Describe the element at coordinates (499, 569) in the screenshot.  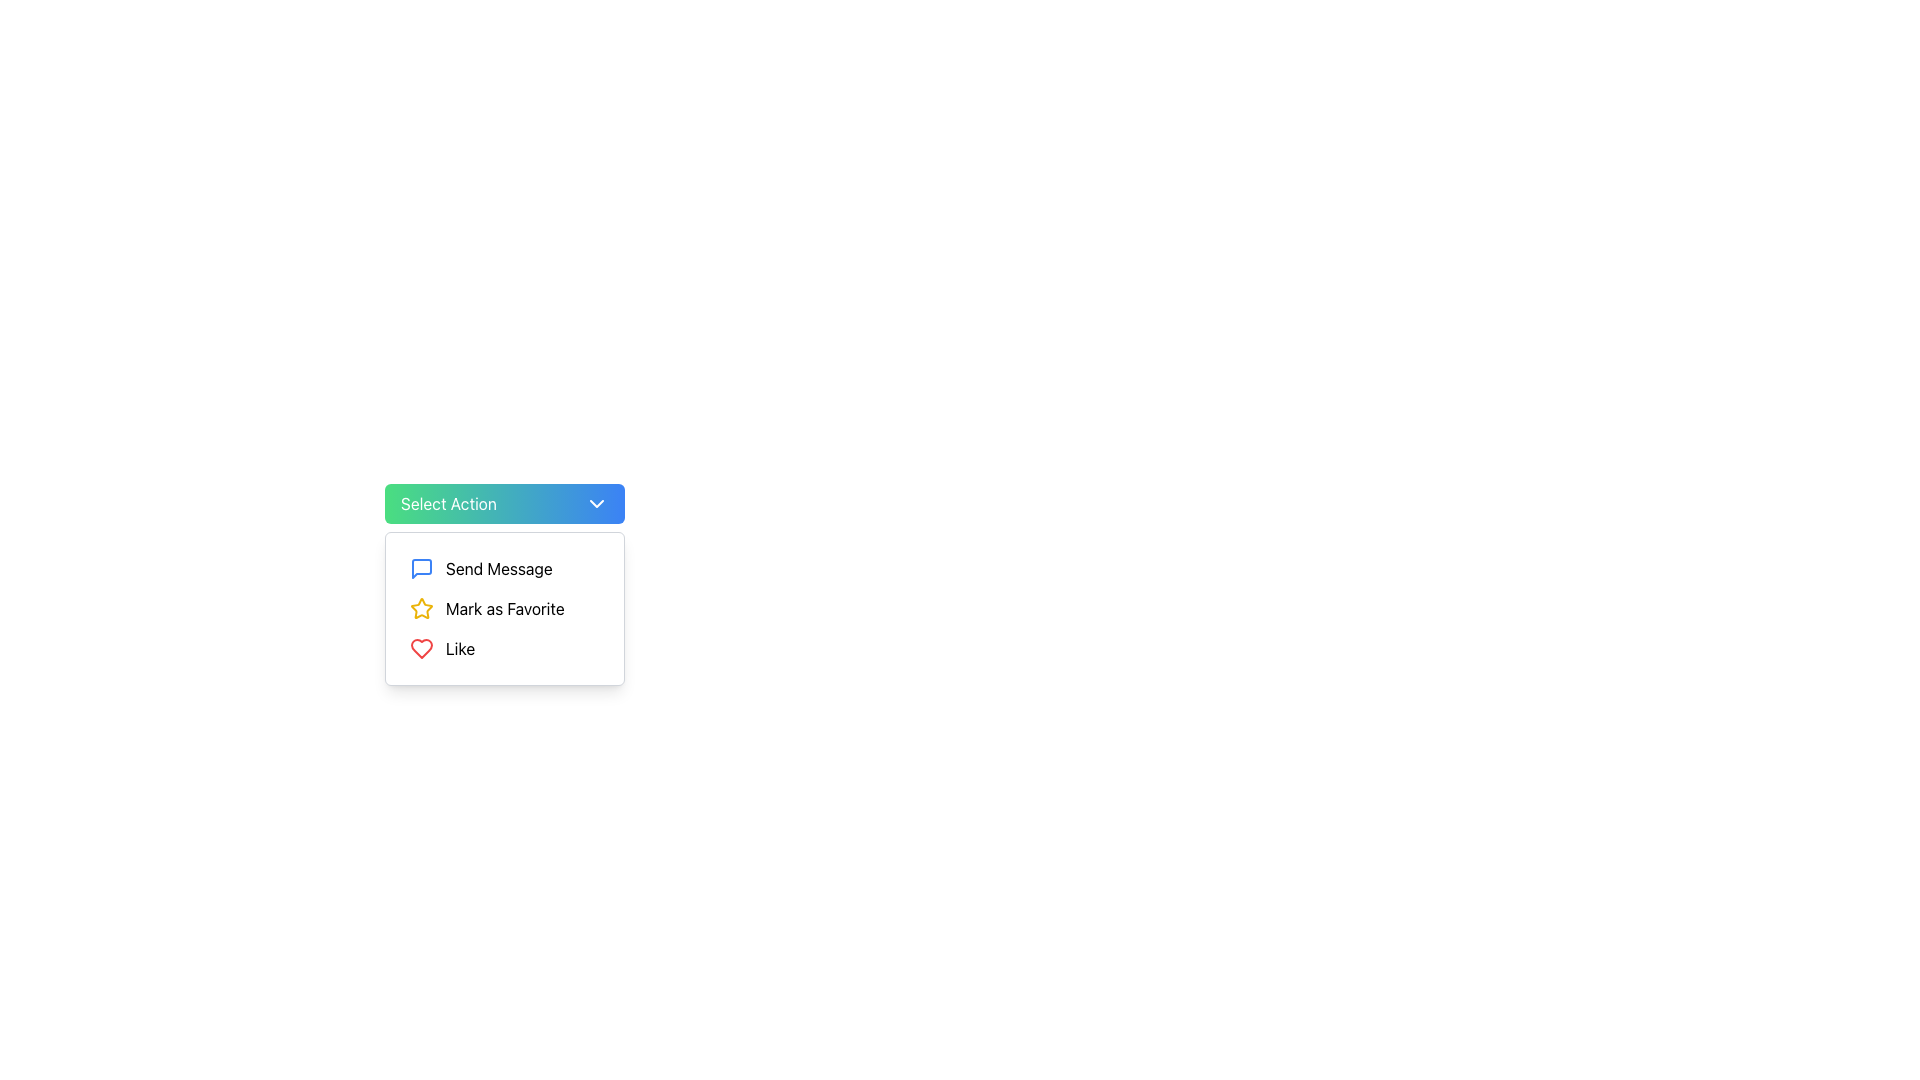
I see `the 'Send Message' text label within the dropdown menu` at that location.